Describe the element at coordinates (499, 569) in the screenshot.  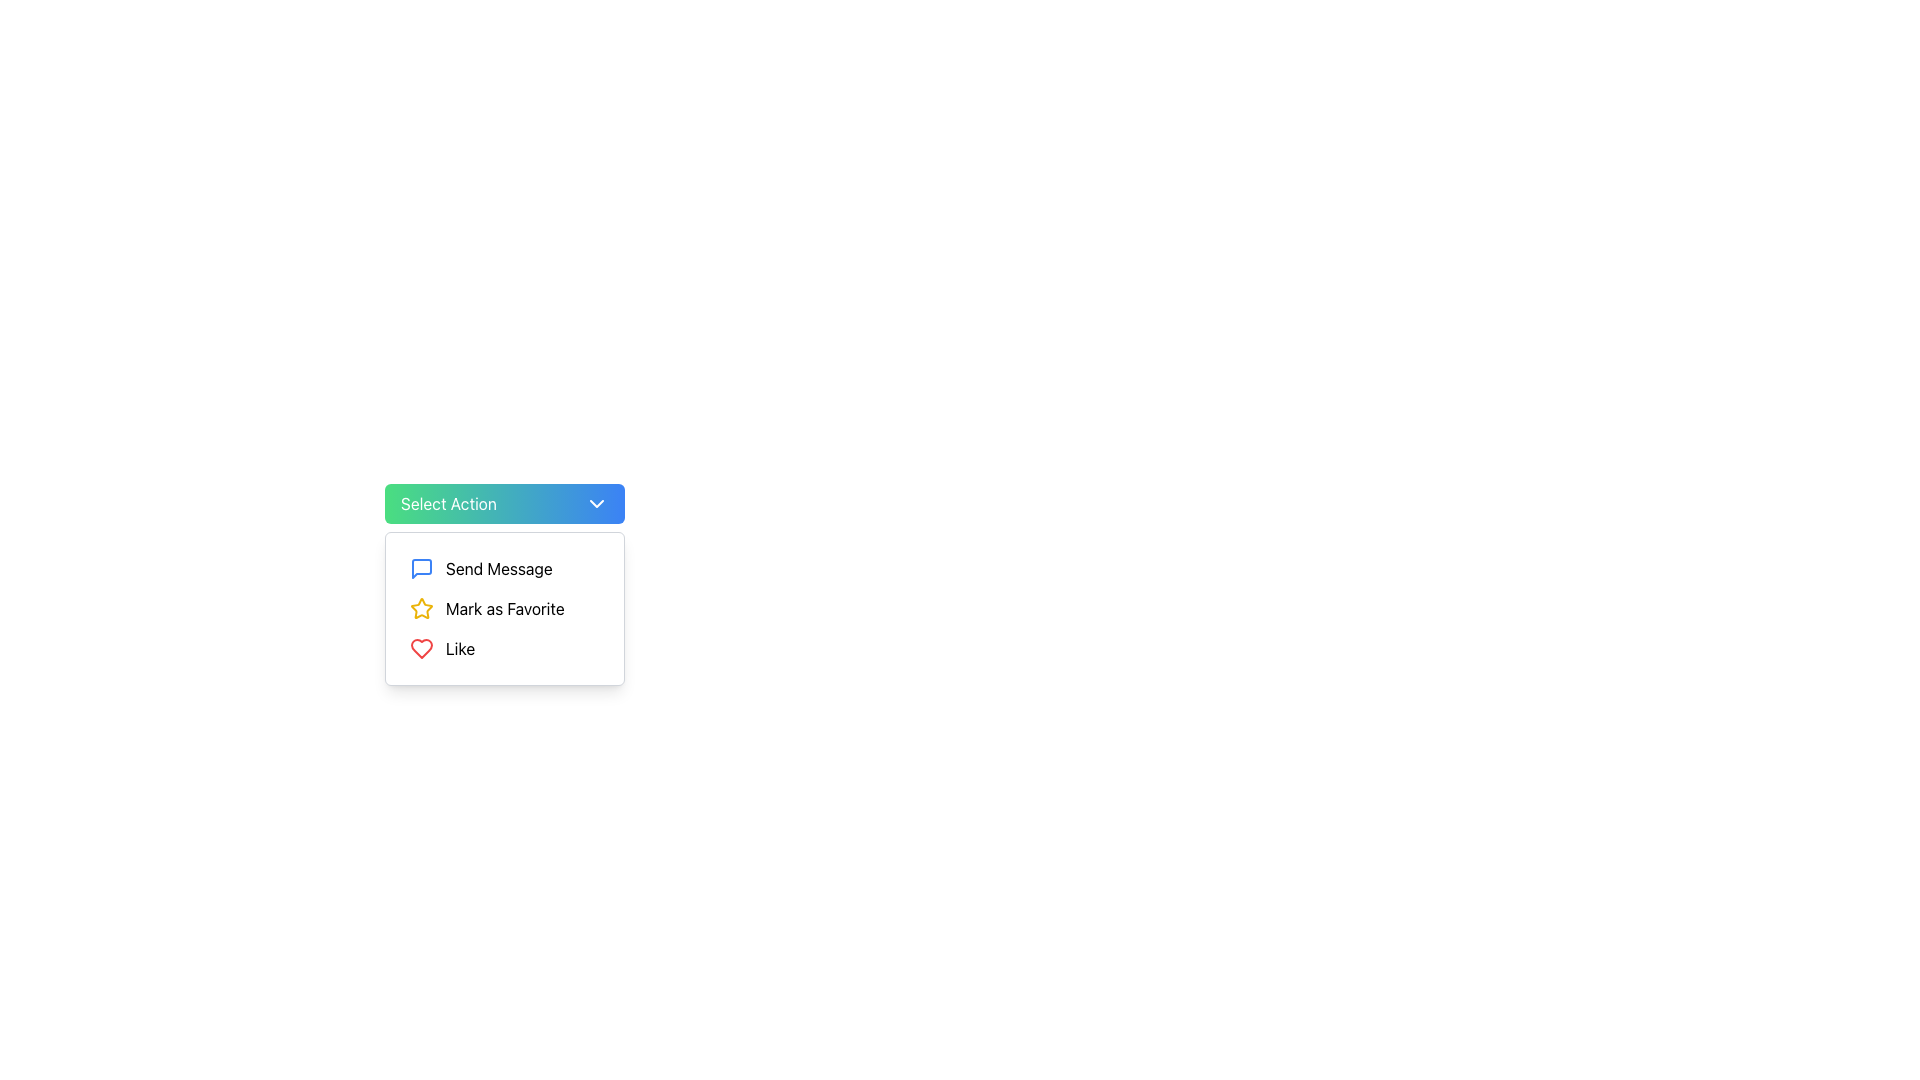
I see `the 'Send Message' text label within the dropdown menu` at that location.